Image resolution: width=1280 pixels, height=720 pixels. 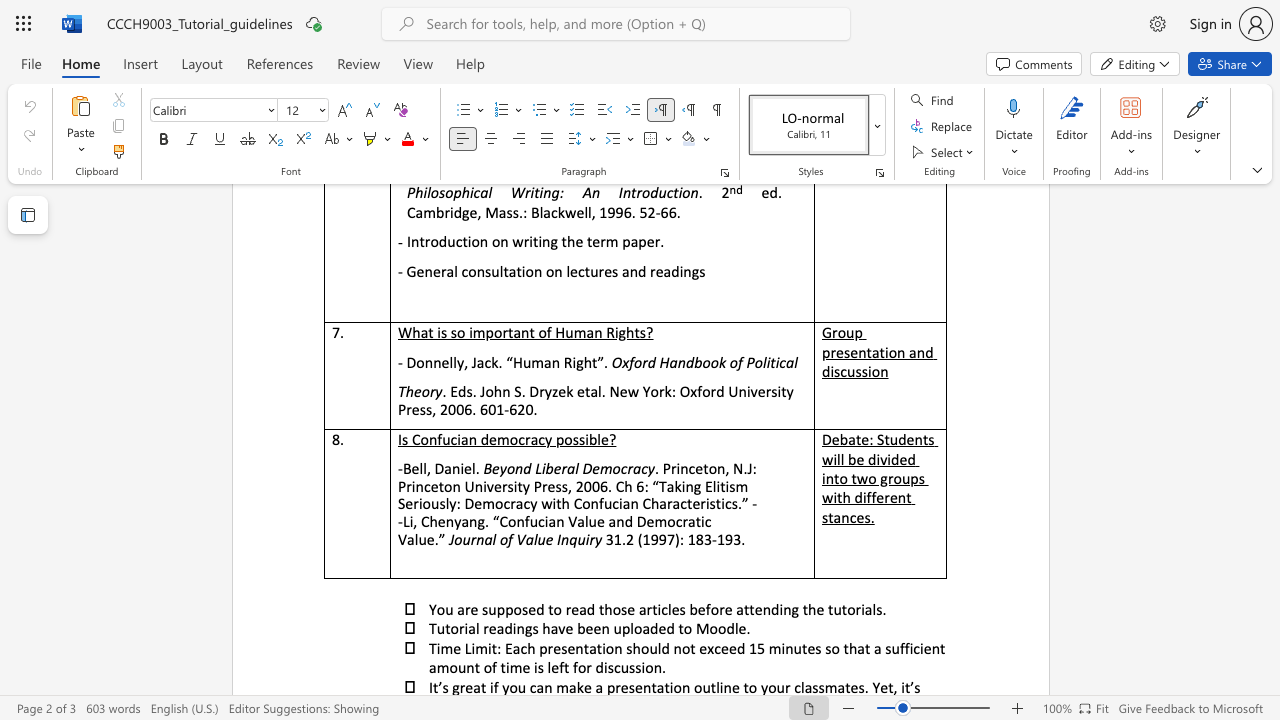 What do you see at coordinates (681, 486) in the screenshot?
I see `the subset text "ing" within the text ". Princeton, N.J: Princeton University Press, 2006. Ch 6: “Taking Elitism"` at bounding box center [681, 486].